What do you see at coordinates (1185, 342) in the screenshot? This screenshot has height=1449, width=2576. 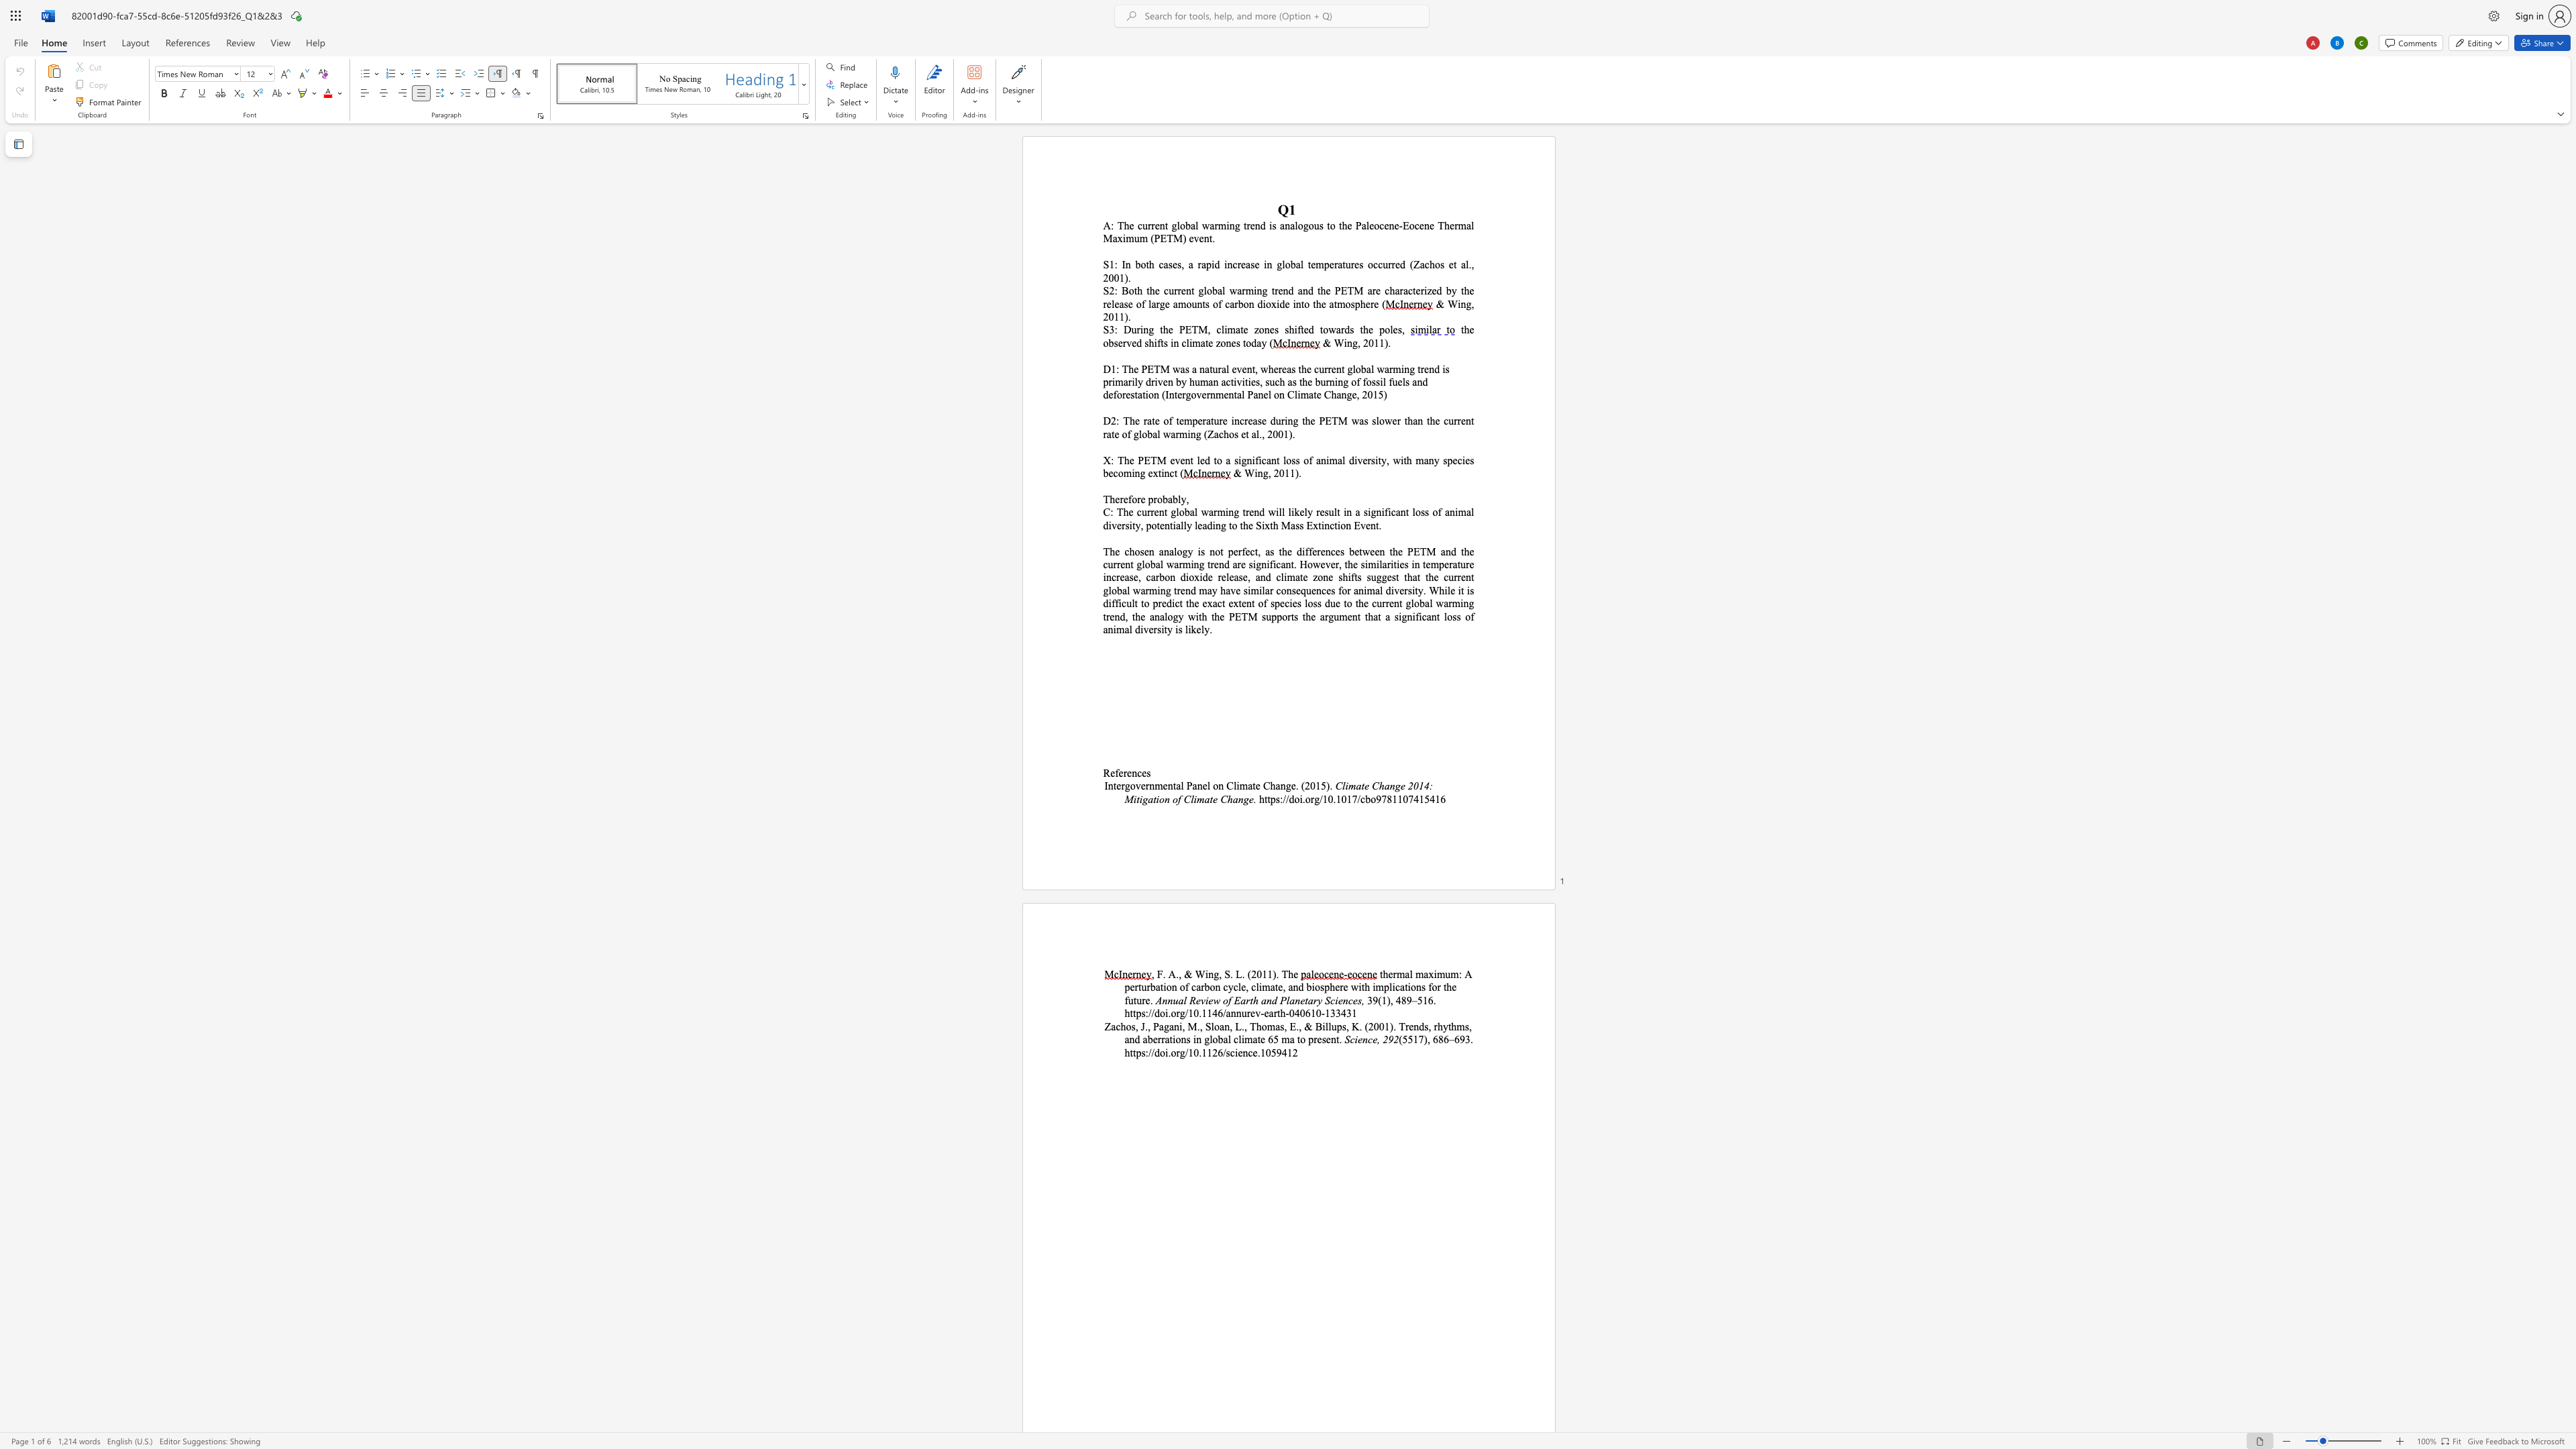 I see `the space between the continuous character "c" and "l" in the text` at bounding box center [1185, 342].